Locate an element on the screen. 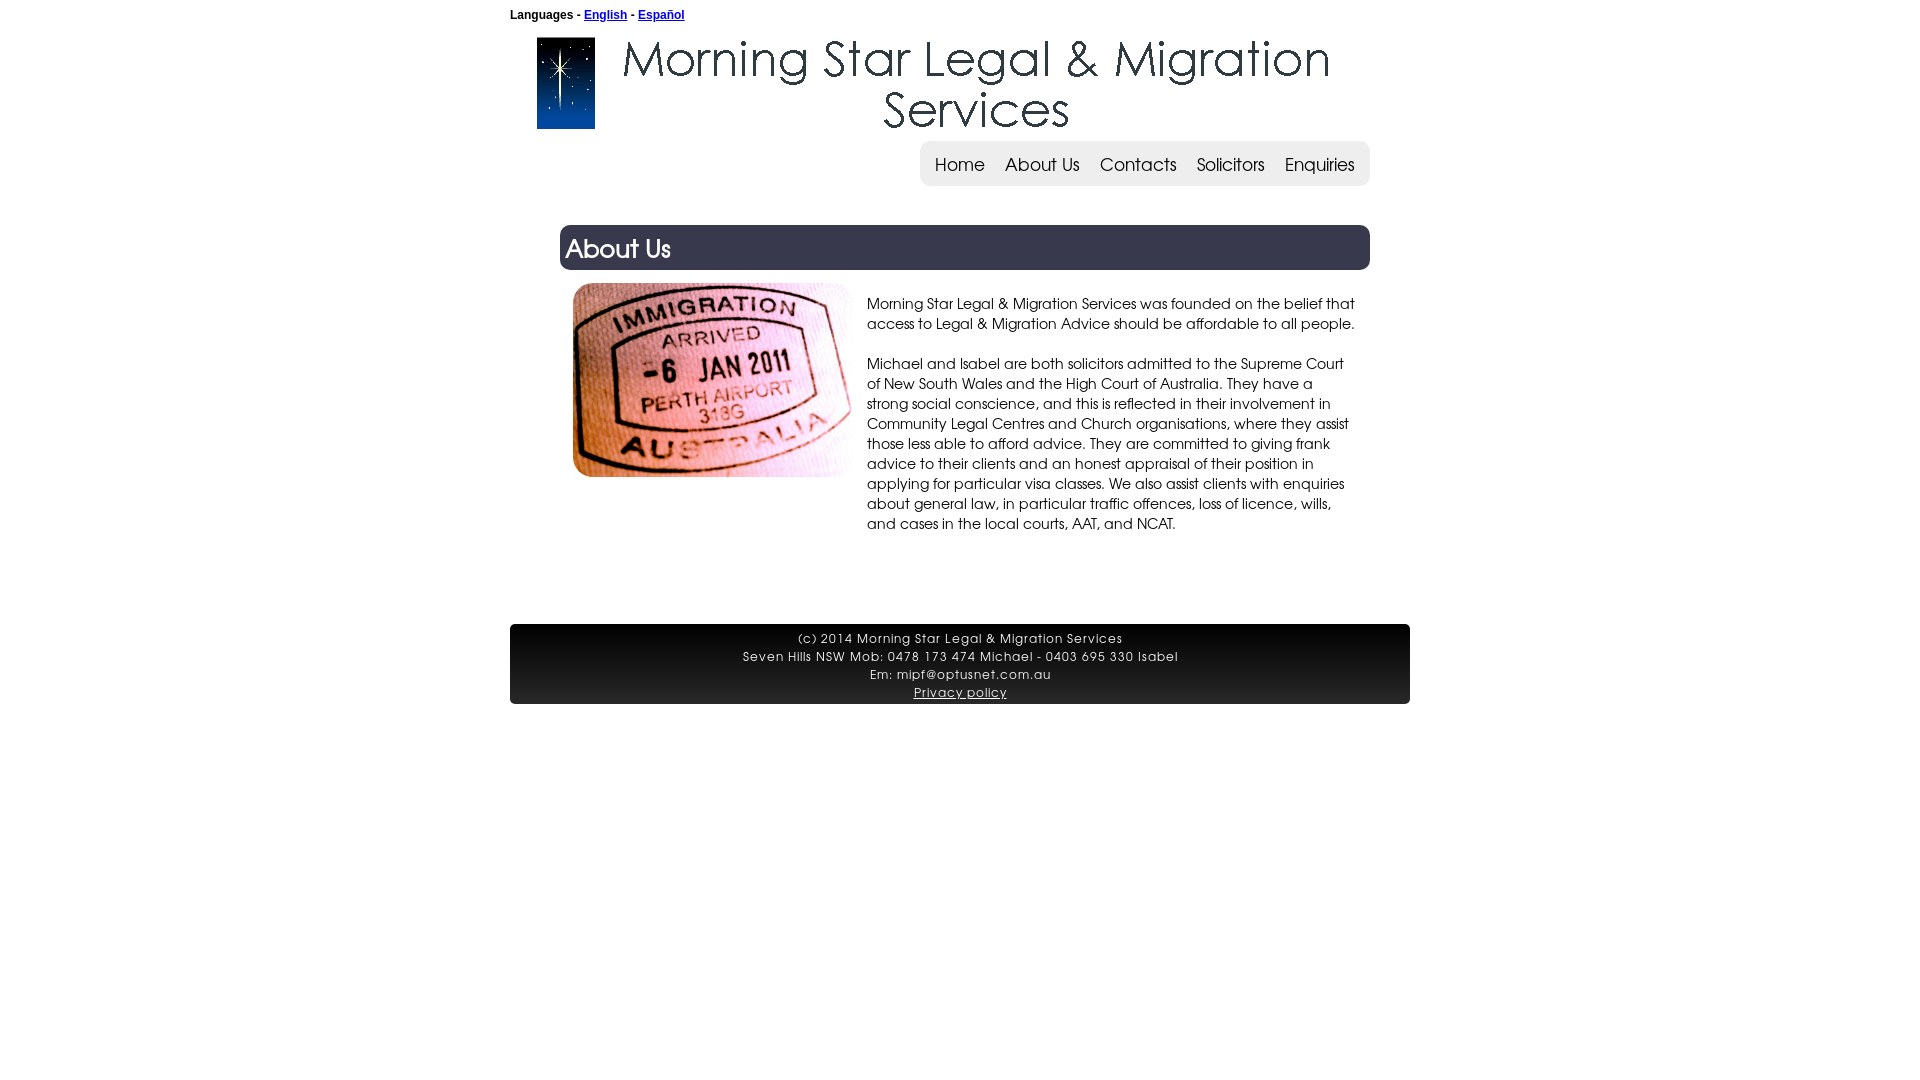  'Privacy policy' is located at coordinates (960, 690).